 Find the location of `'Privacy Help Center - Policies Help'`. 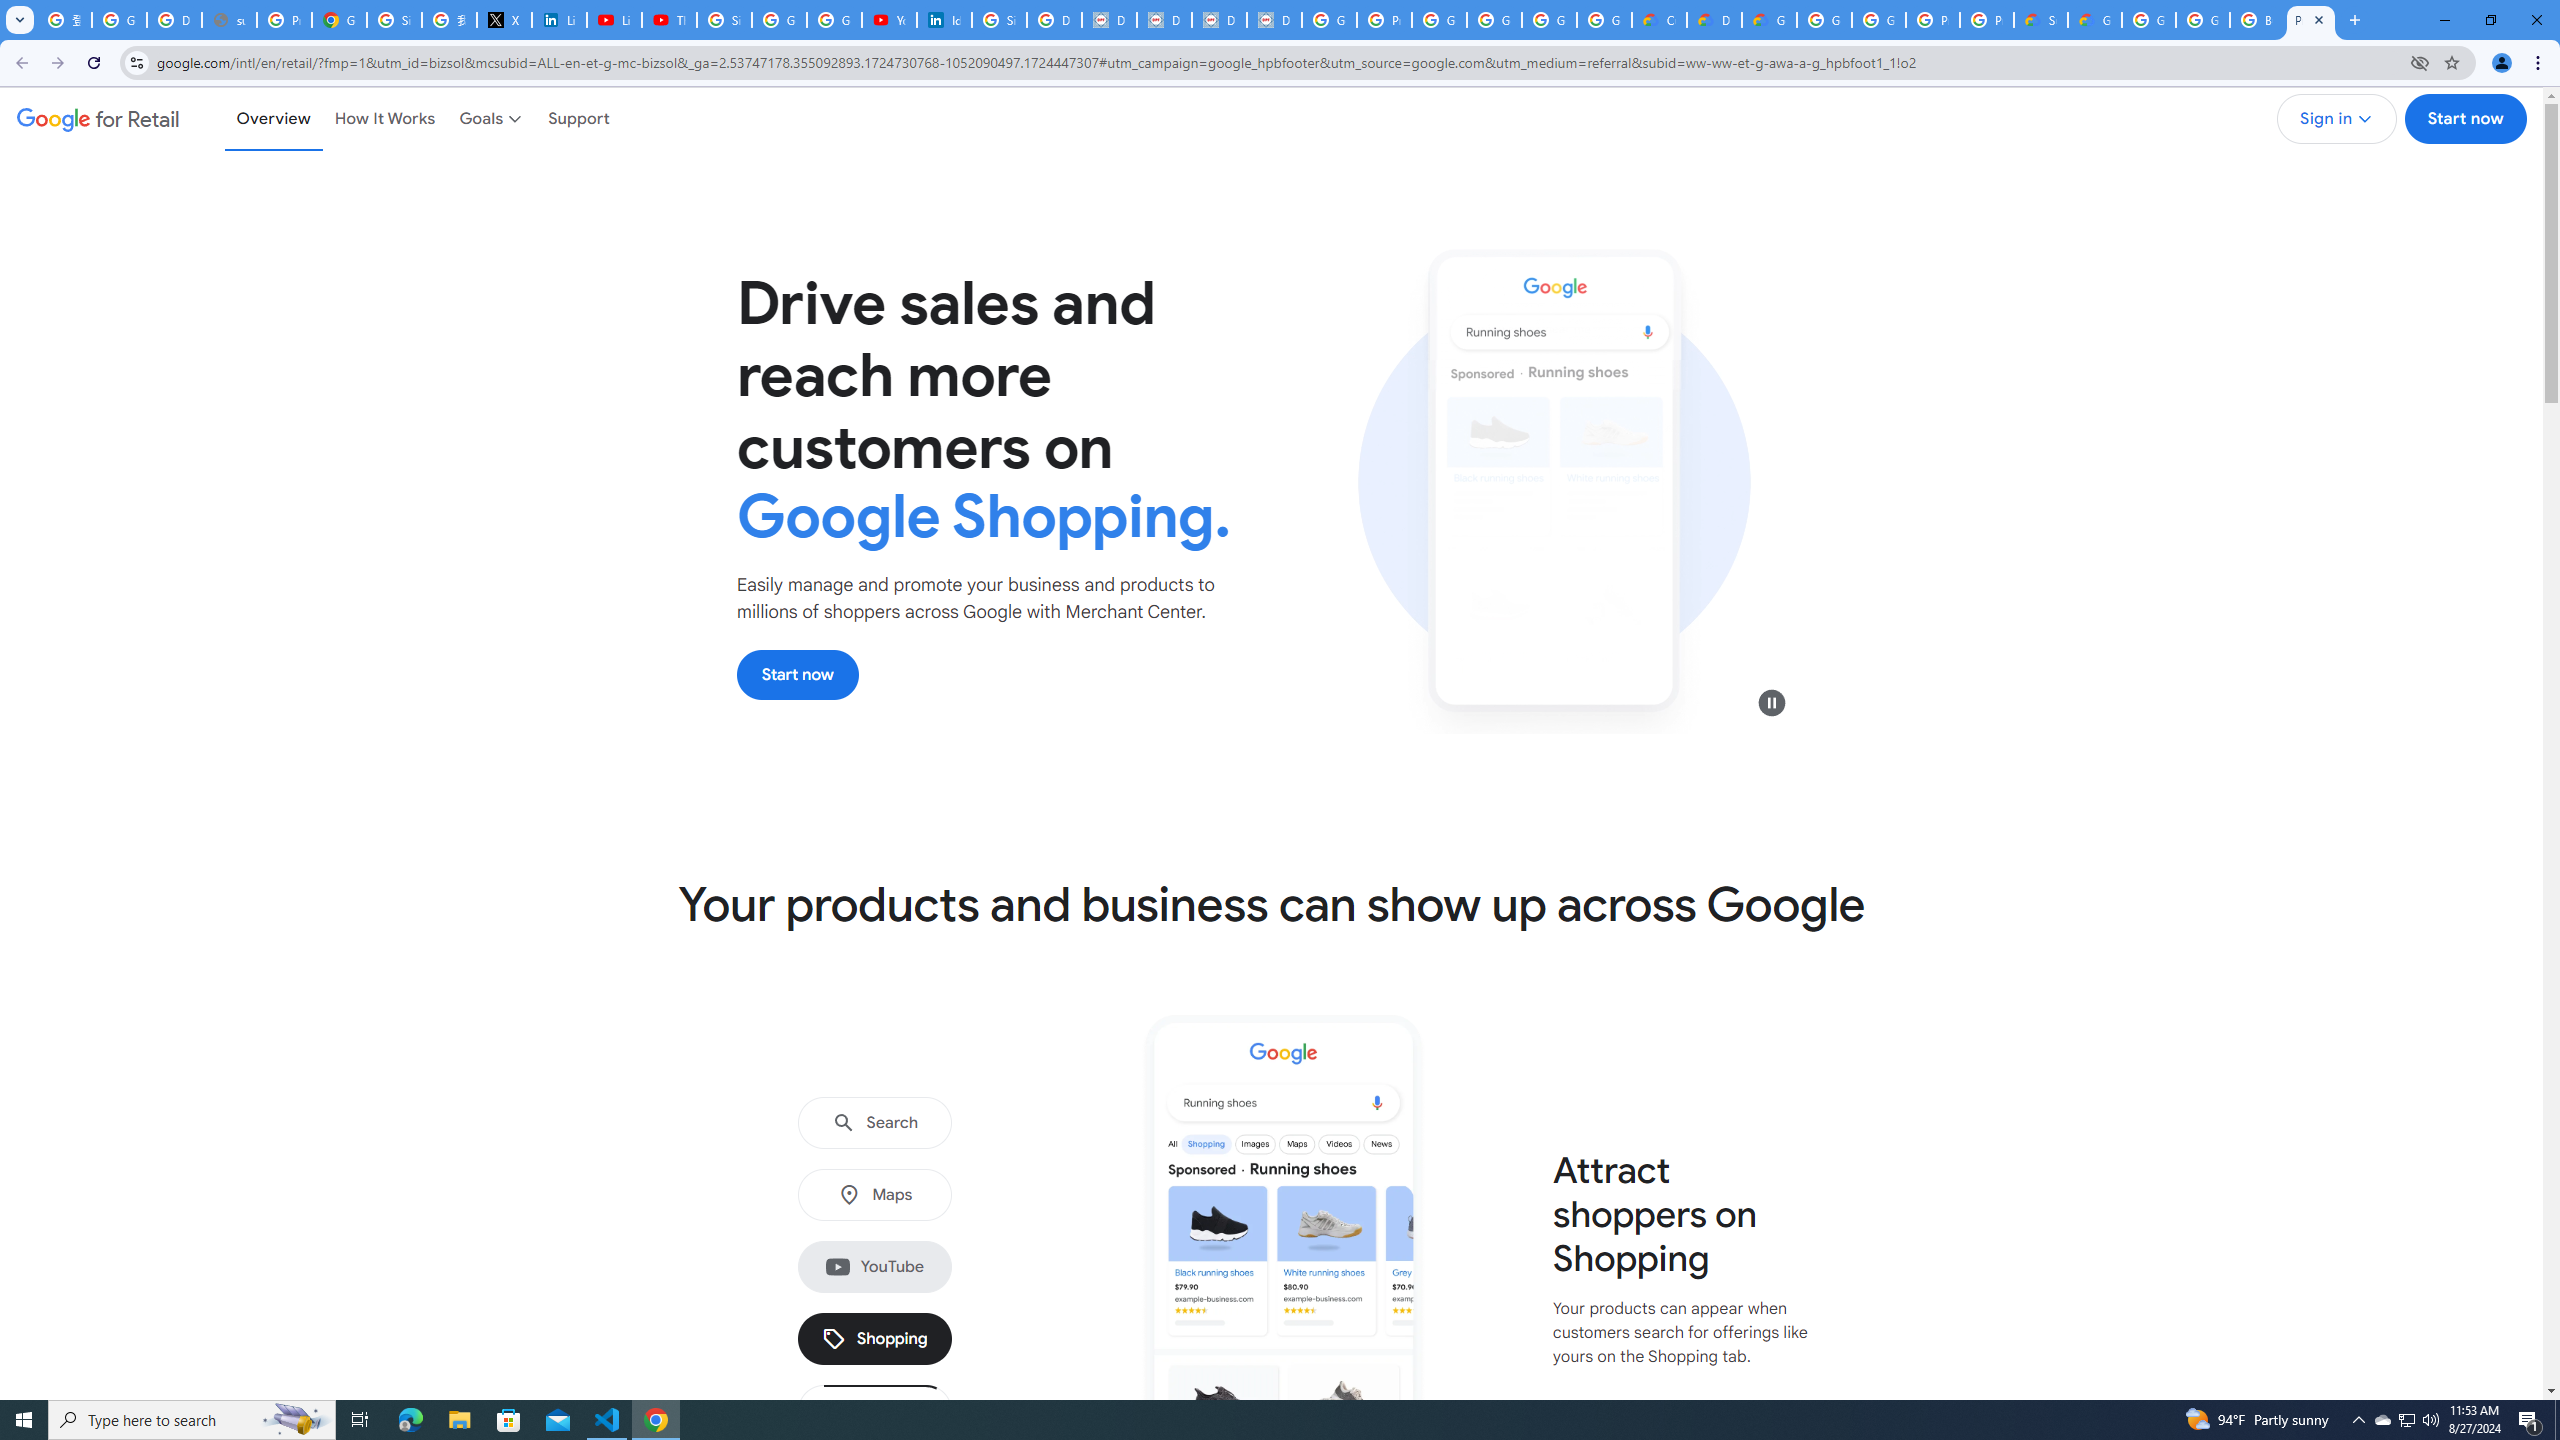

'Privacy Help Center - Policies Help' is located at coordinates (284, 19).